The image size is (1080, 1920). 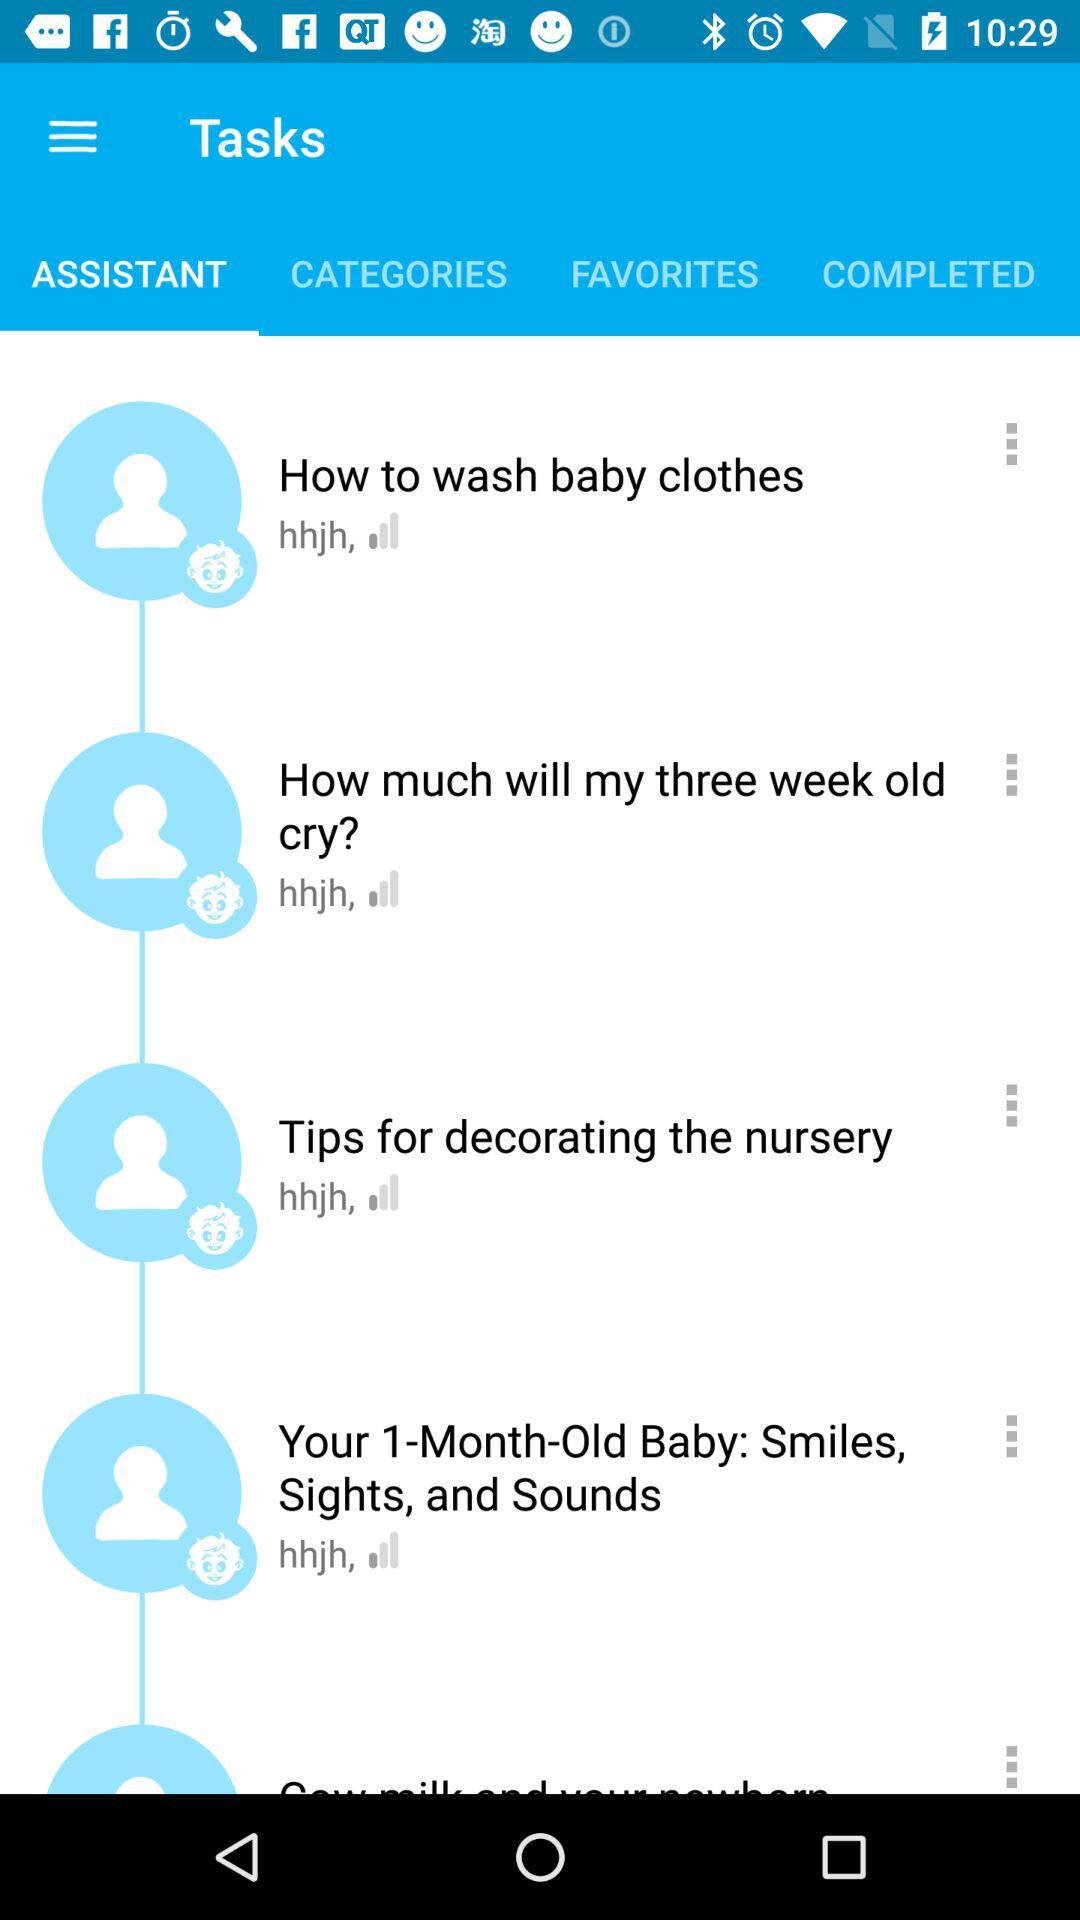 I want to click on more details, so click(x=1022, y=1435).